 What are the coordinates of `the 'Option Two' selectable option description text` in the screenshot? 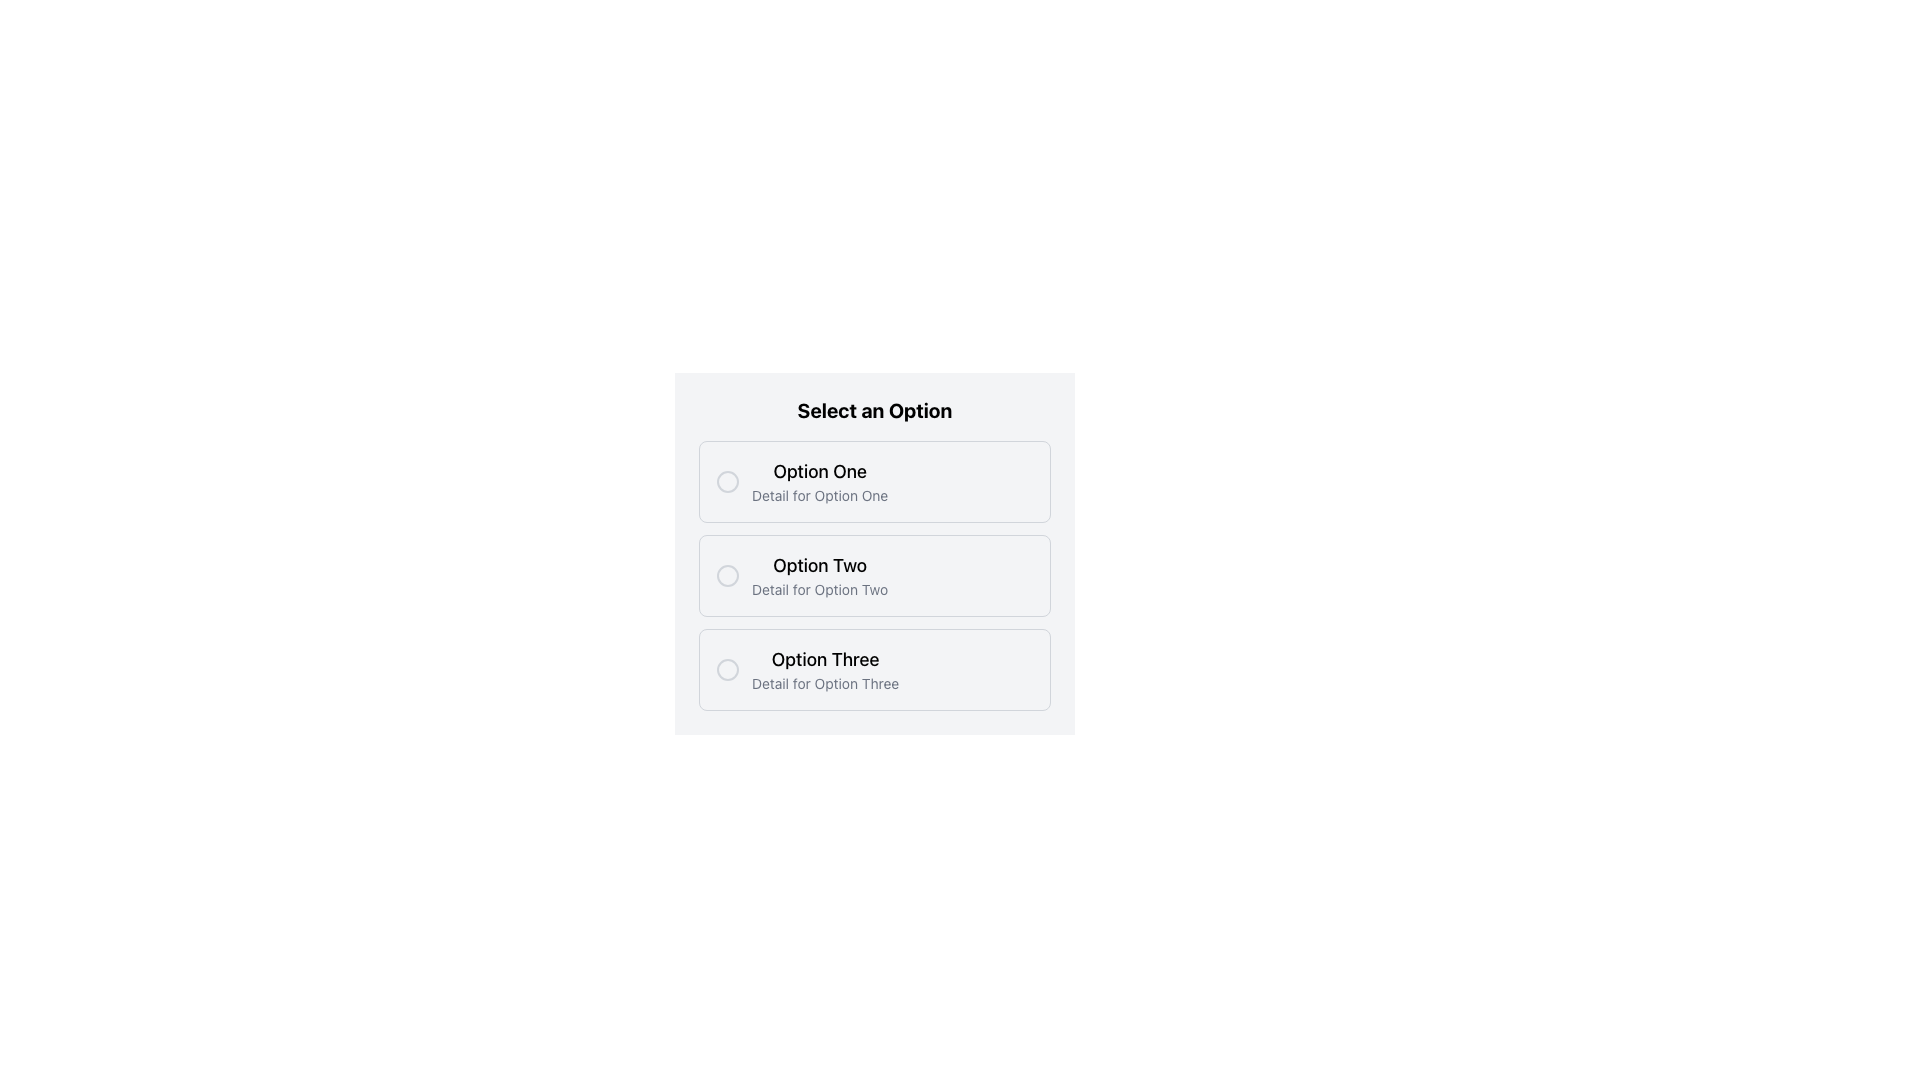 It's located at (820, 575).